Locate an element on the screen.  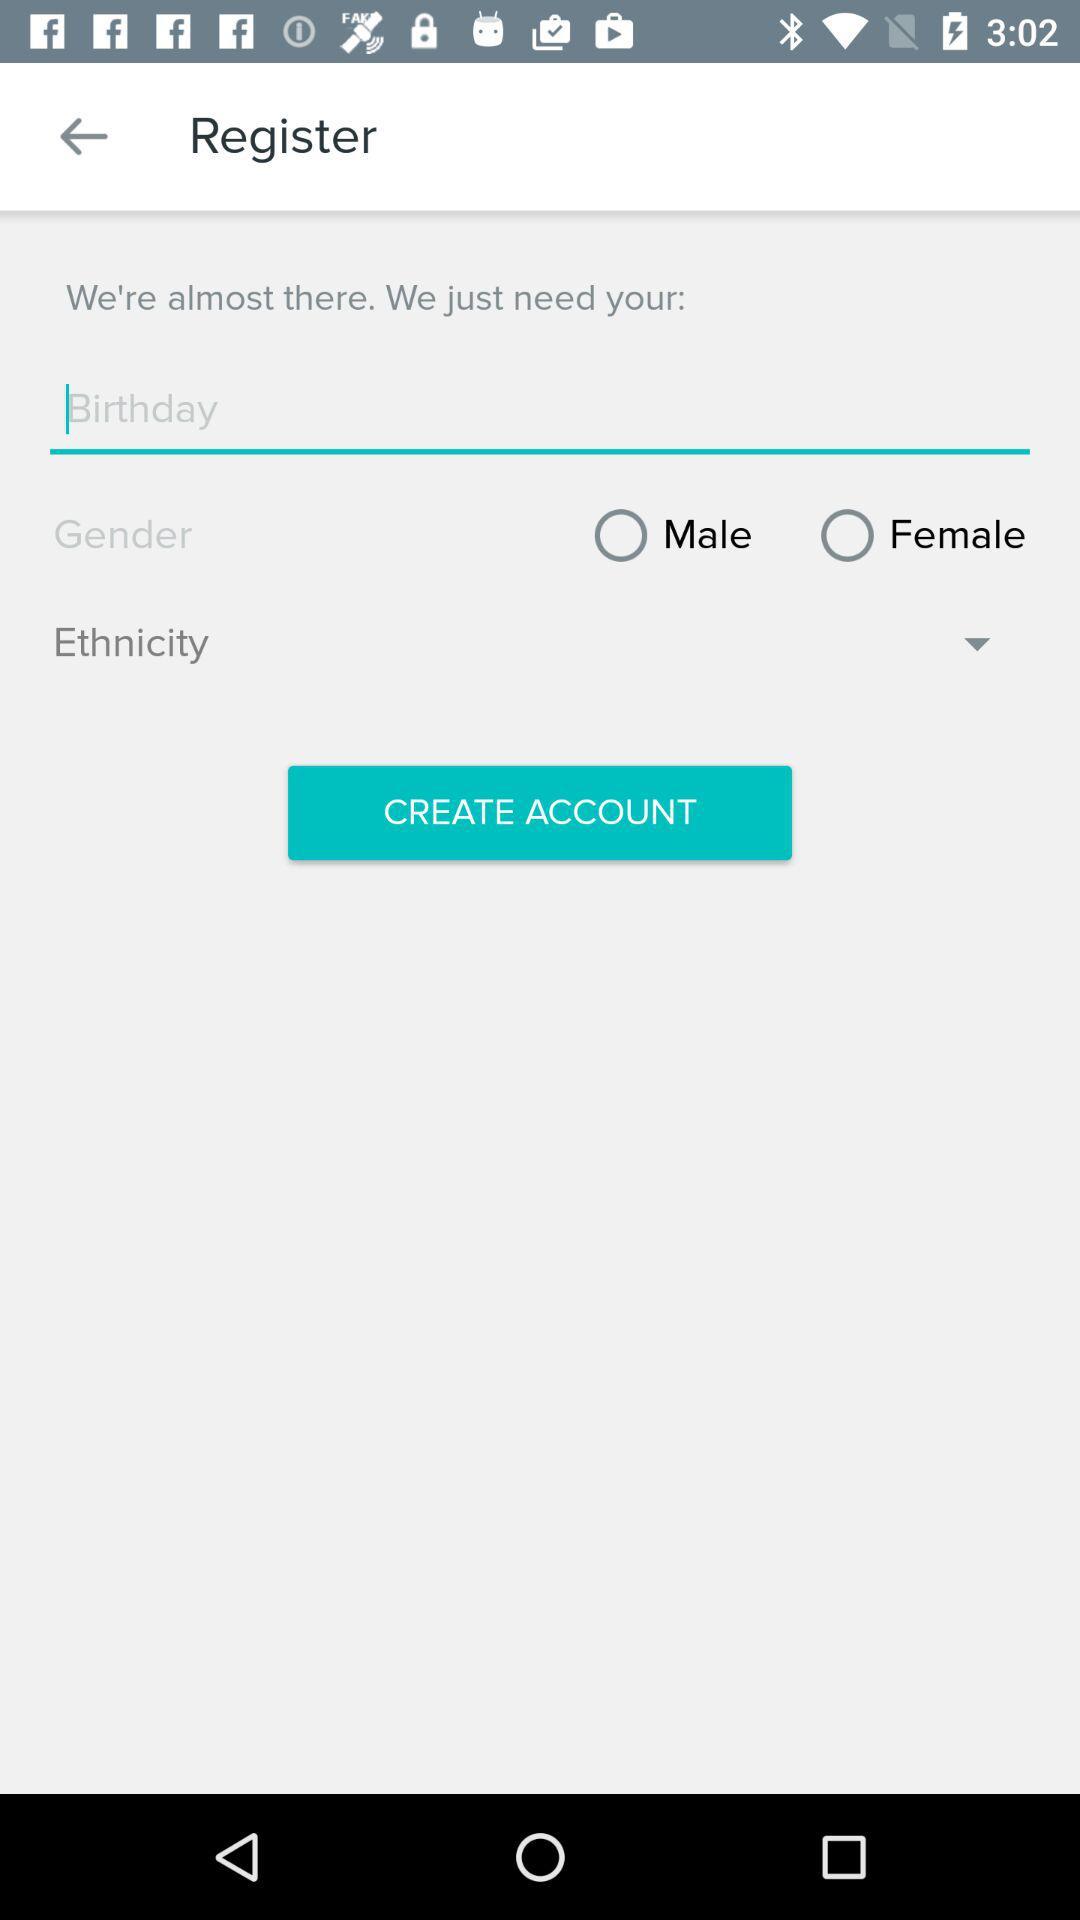
the icon to the left of female is located at coordinates (666, 535).